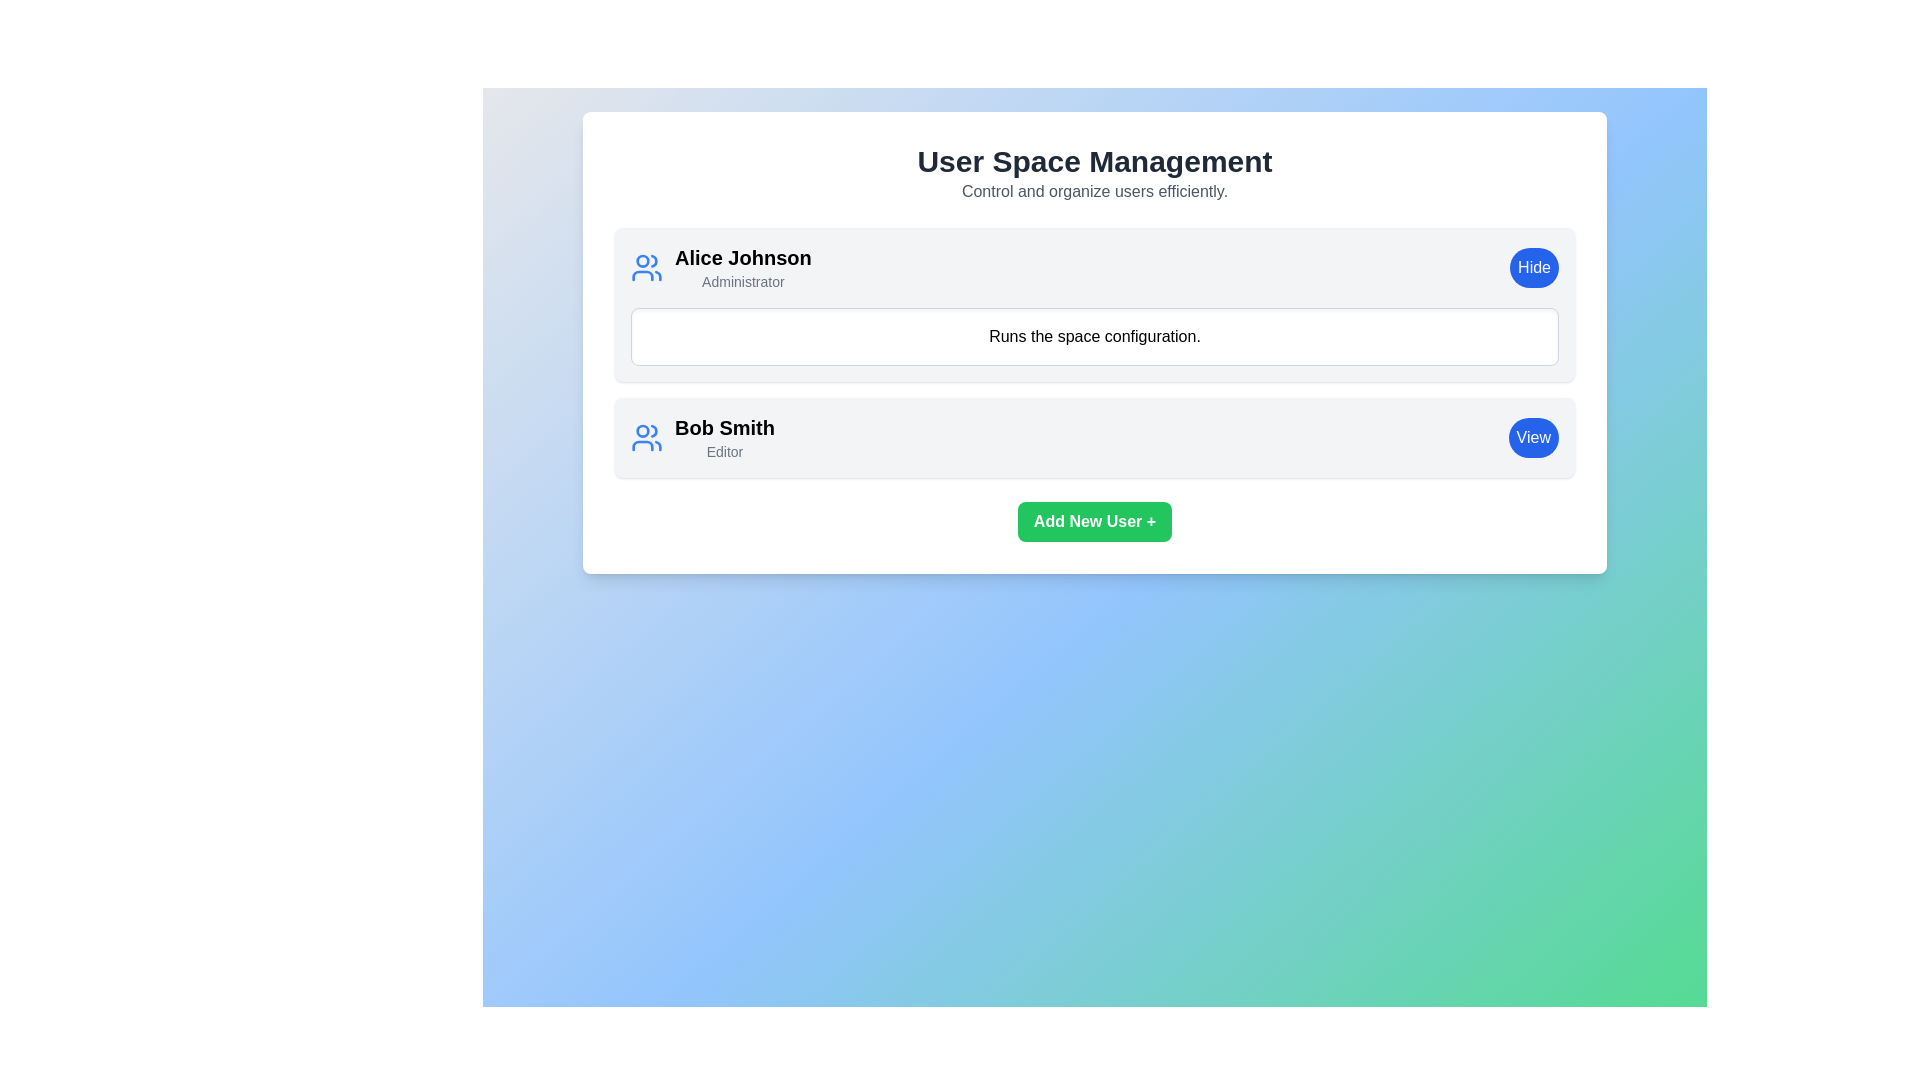 The width and height of the screenshot is (1920, 1080). What do you see at coordinates (720, 266) in the screenshot?
I see `the User Profile Summary element displaying the name 'Alice Johnson' and role 'Administrator', which is located in the top section of the user list` at bounding box center [720, 266].